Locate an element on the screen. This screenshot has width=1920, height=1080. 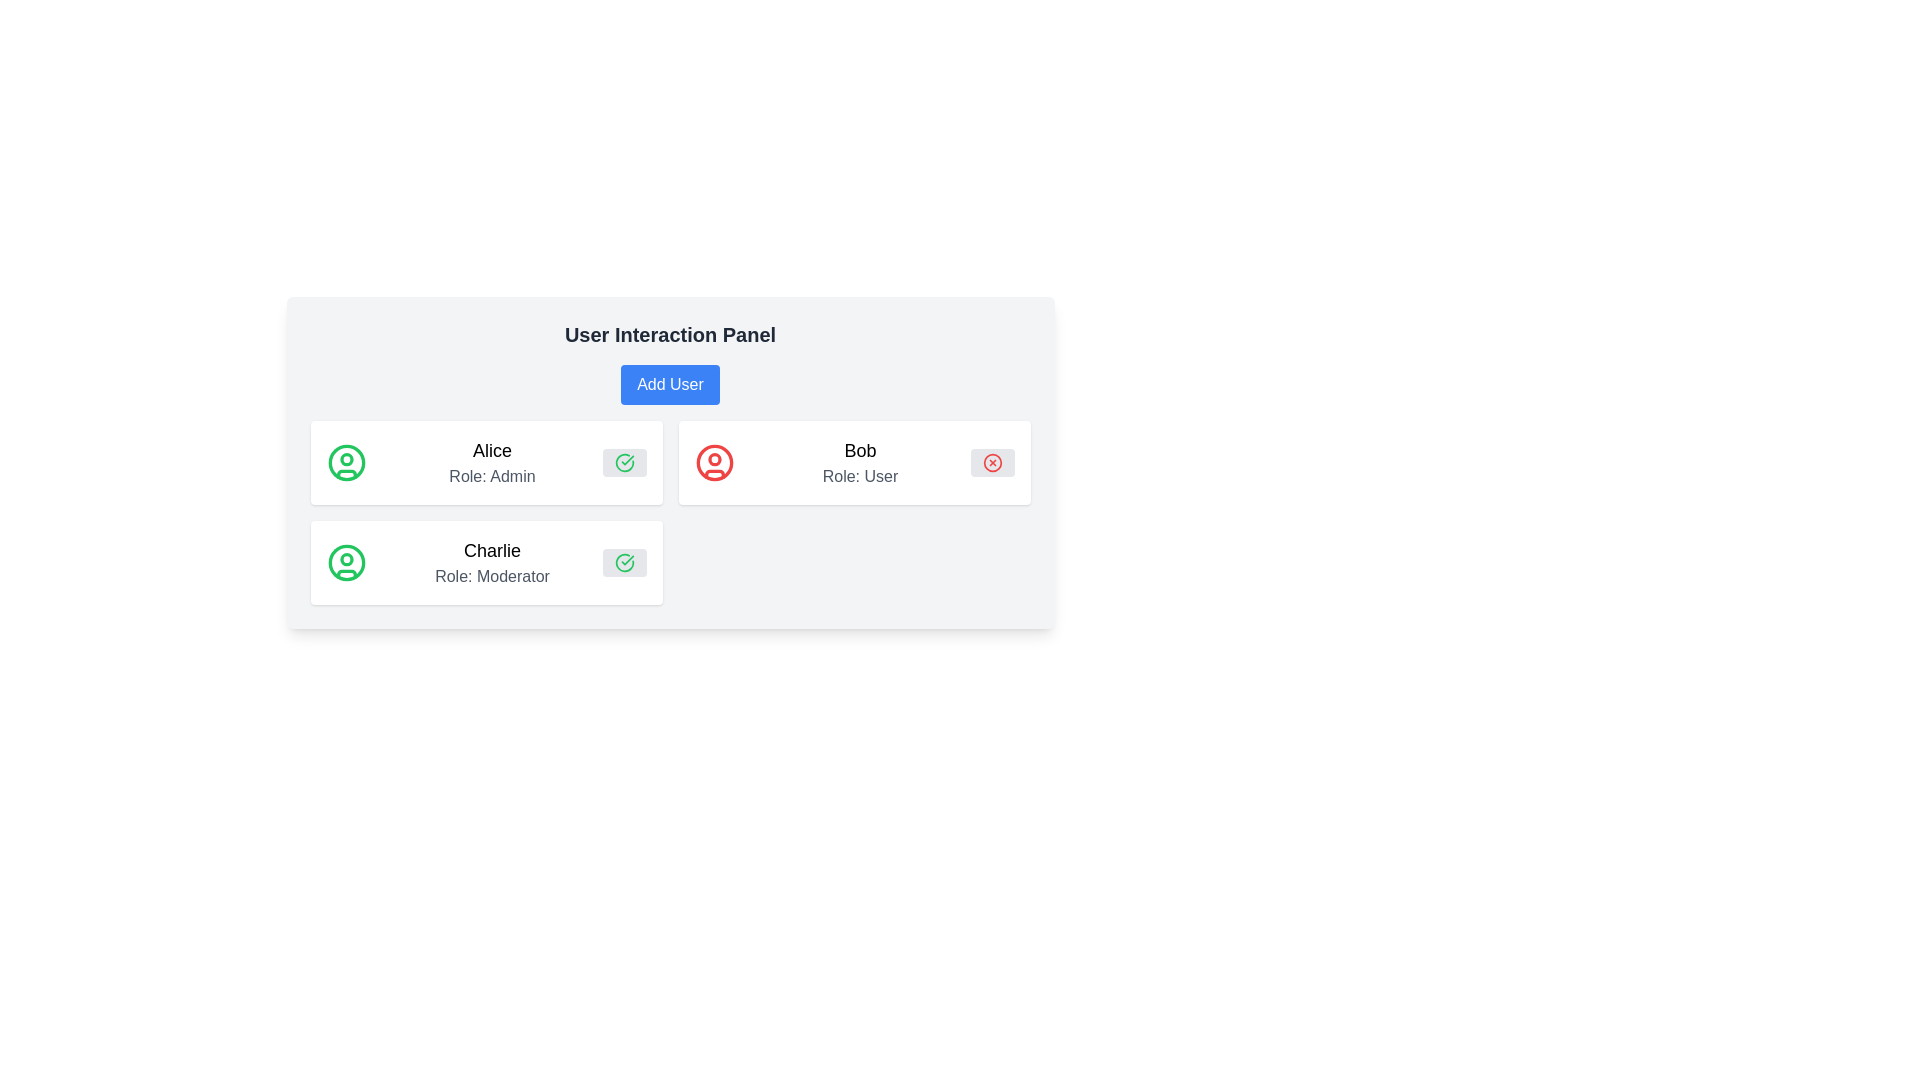
the text label displaying the role assigned to the user Bob, which is located below the name 'Bob' in the information card is located at coordinates (860, 477).